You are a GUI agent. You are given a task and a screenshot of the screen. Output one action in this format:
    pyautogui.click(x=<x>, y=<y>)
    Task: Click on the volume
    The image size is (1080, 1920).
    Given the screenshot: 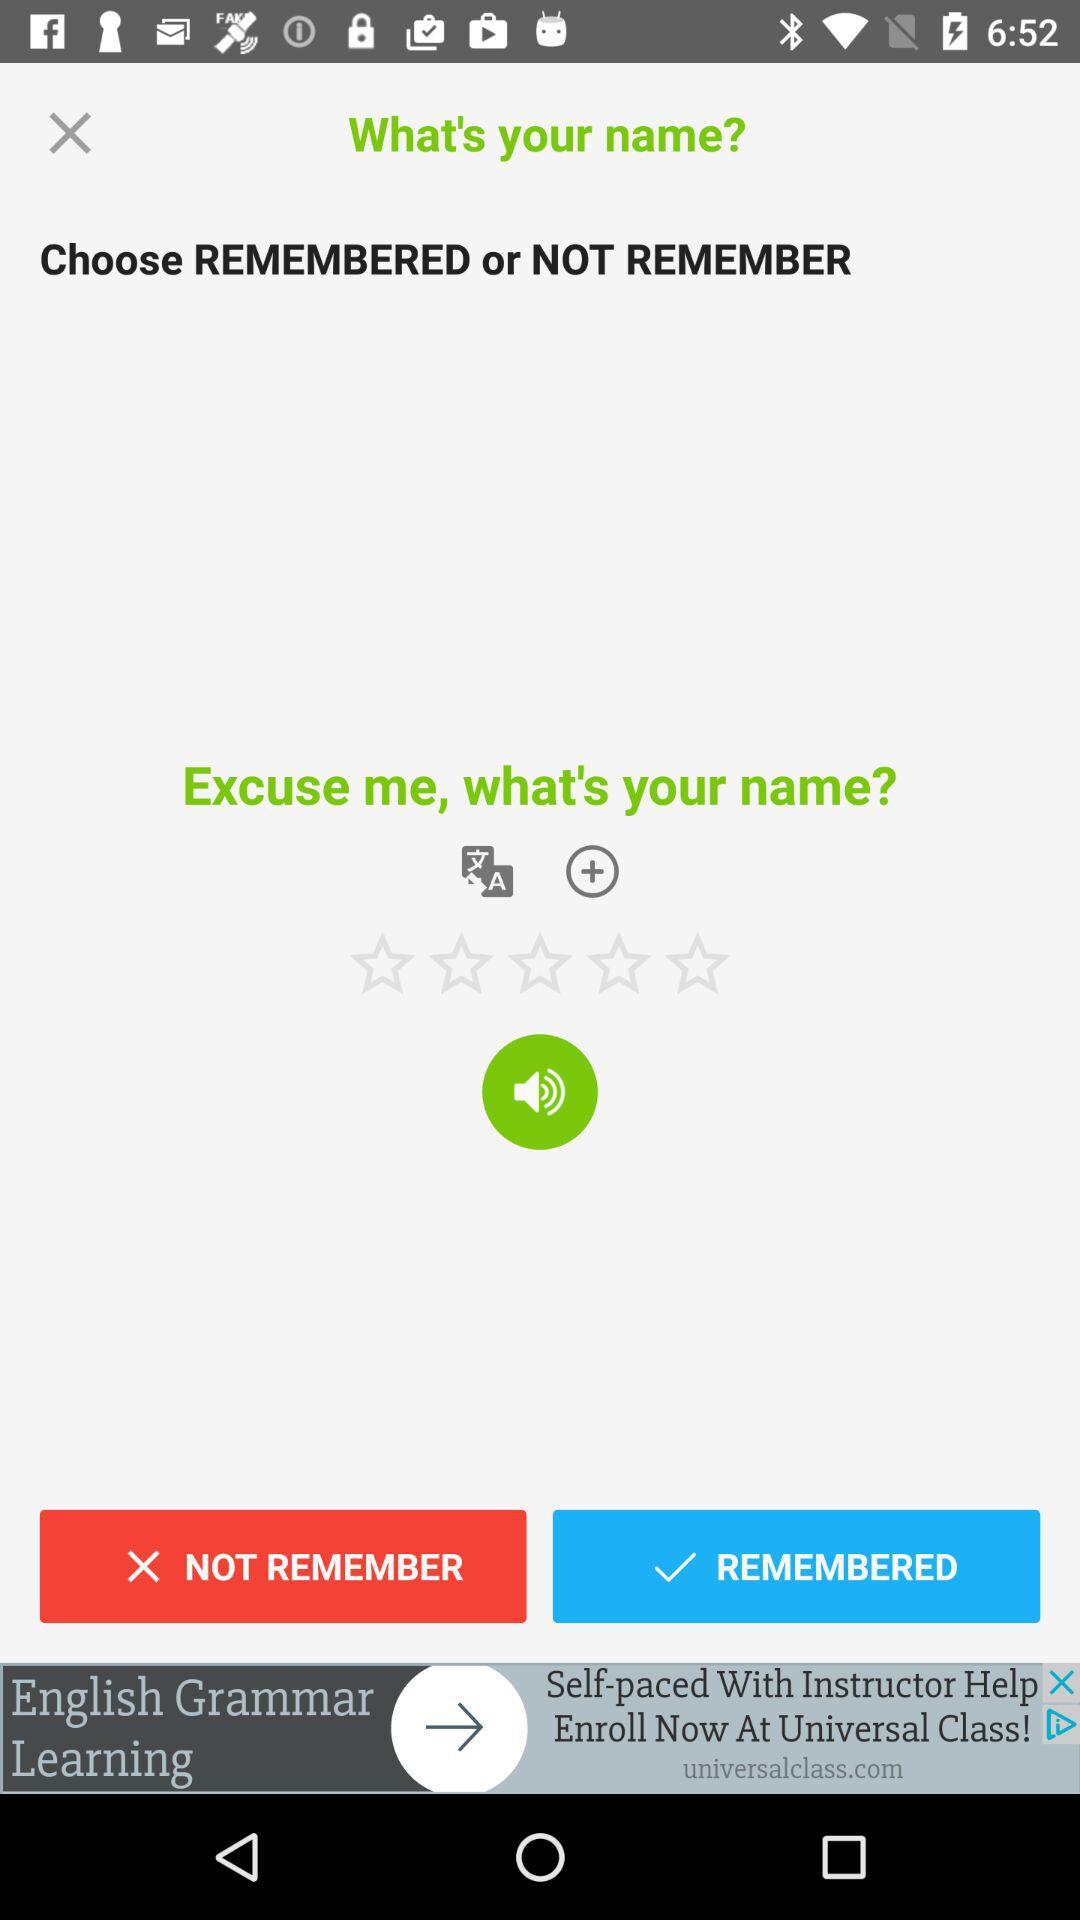 What is the action you would take?
    pyautogui.click(x=540, y=1090)
    